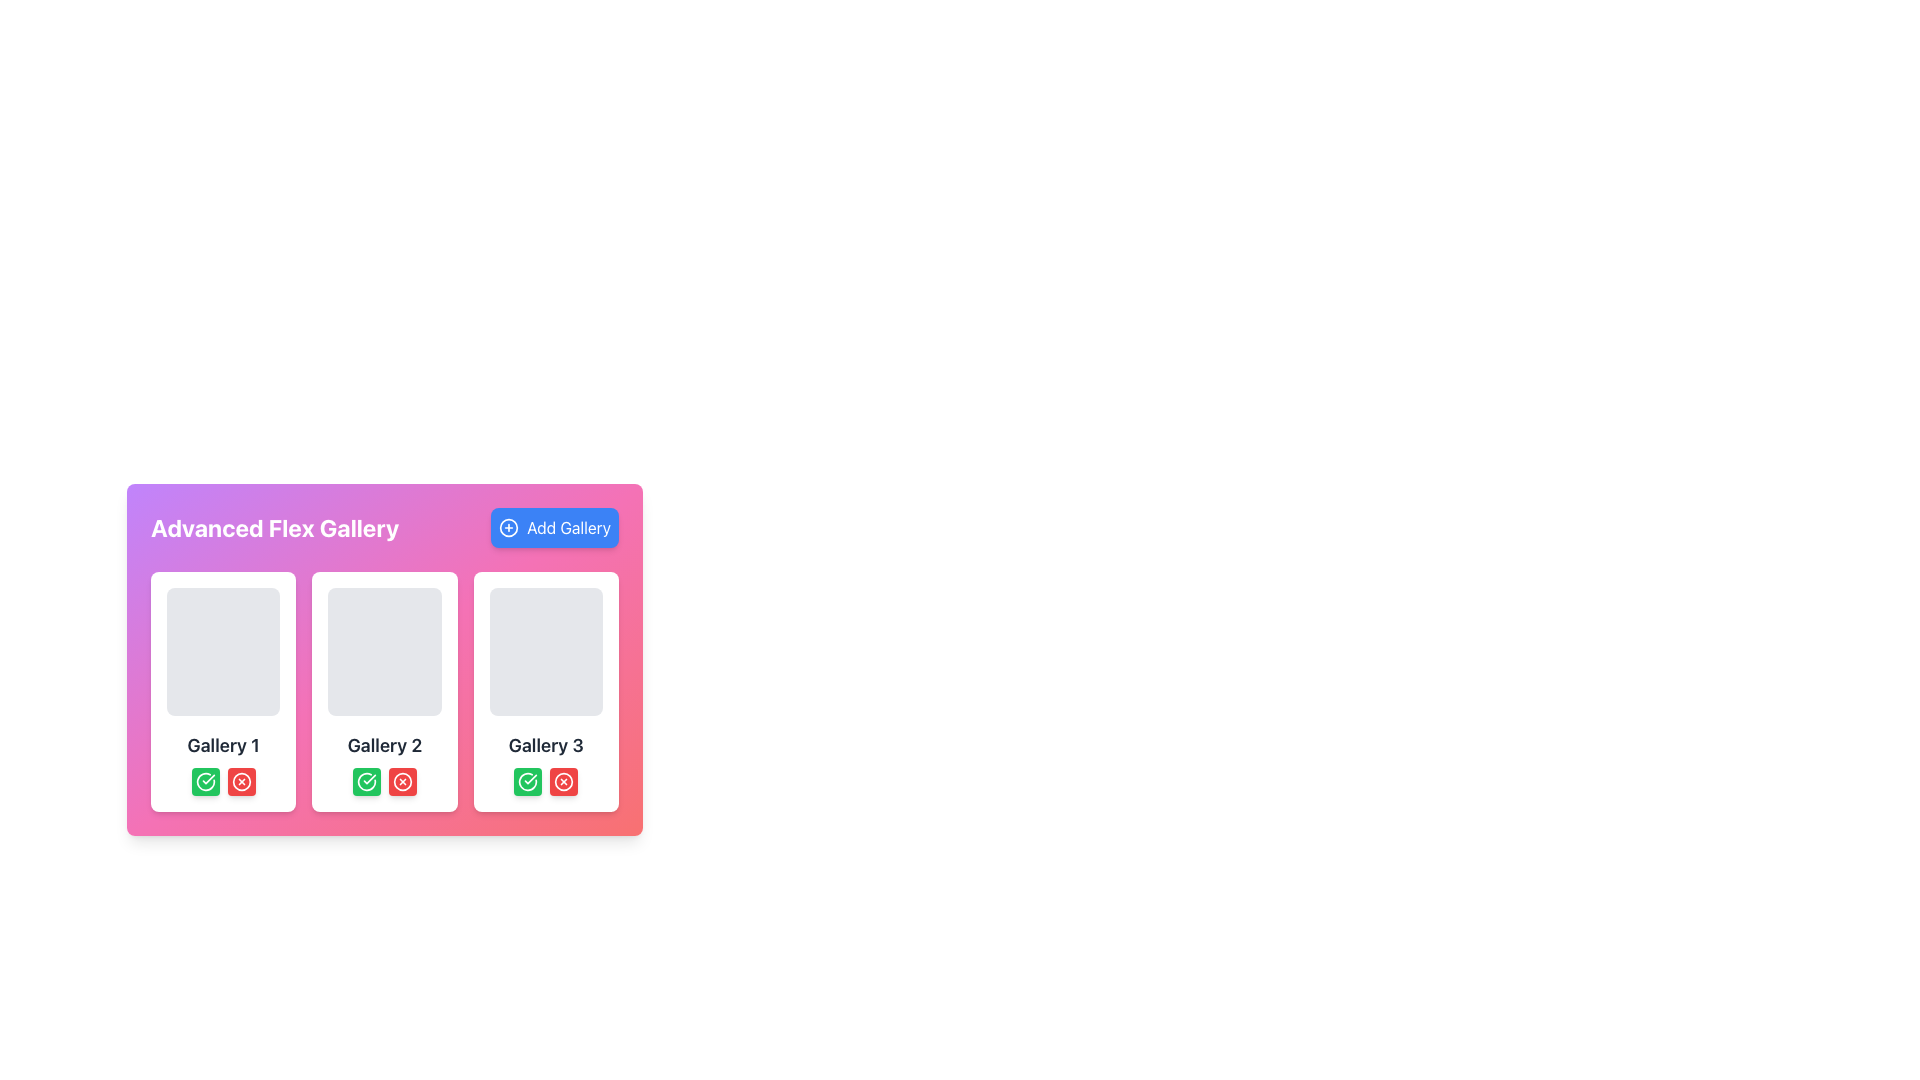 The width and height of the screenshot is (1920, 1080). Describe the element at coordinates (384, 781) in the screenshot. I see `the green button in the Button Group for confirming actions related to 'Gallery 2', located below the 'Gallery 2' title` at that location.